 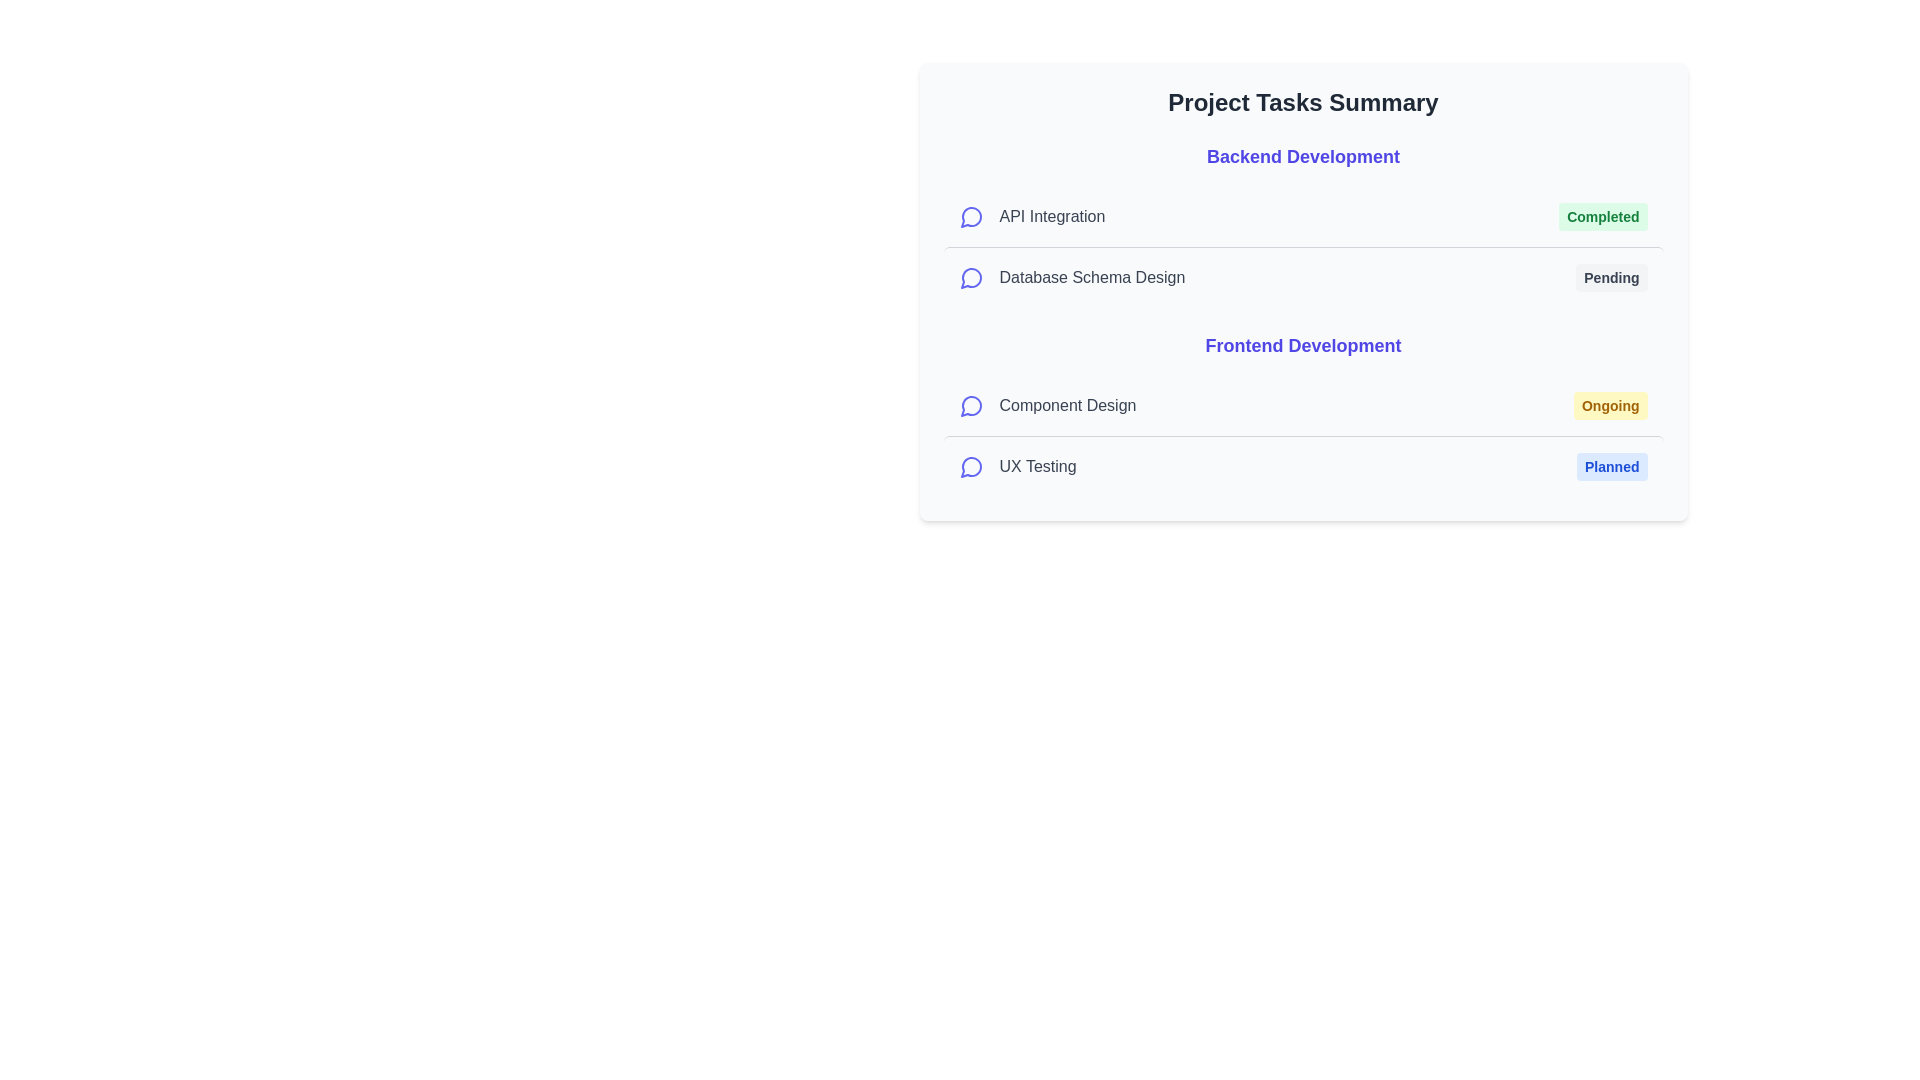 I want to click on the speech bubble icon associated with the 'API Integration' task in the 'Backend Development' section, so click(x=970, y=217).